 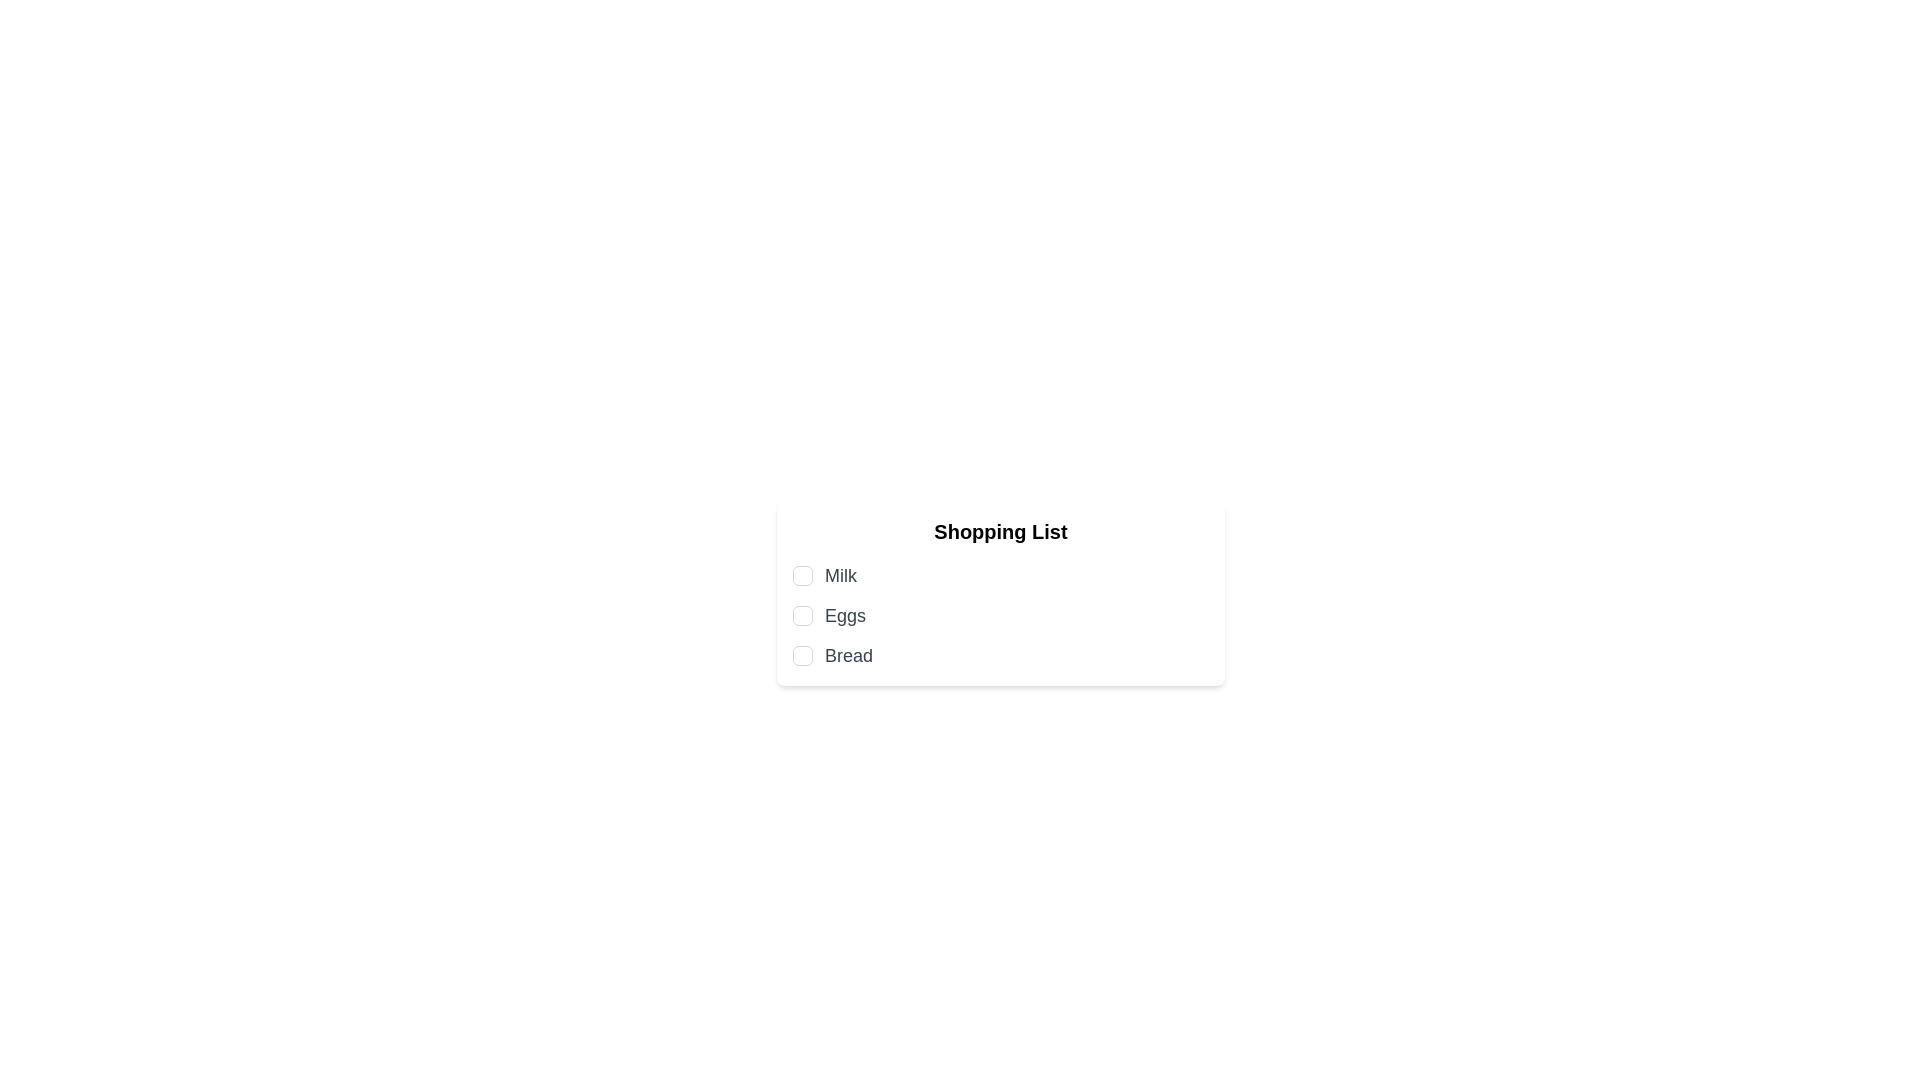 What do you see at coordinates (845, 615) in the screenshot?
I see `the static text label indicating the option 'Eggs' in the shopping list, which is positioned in a row with an adjacent unchecked checkbox` at bounding box center [845, 615].